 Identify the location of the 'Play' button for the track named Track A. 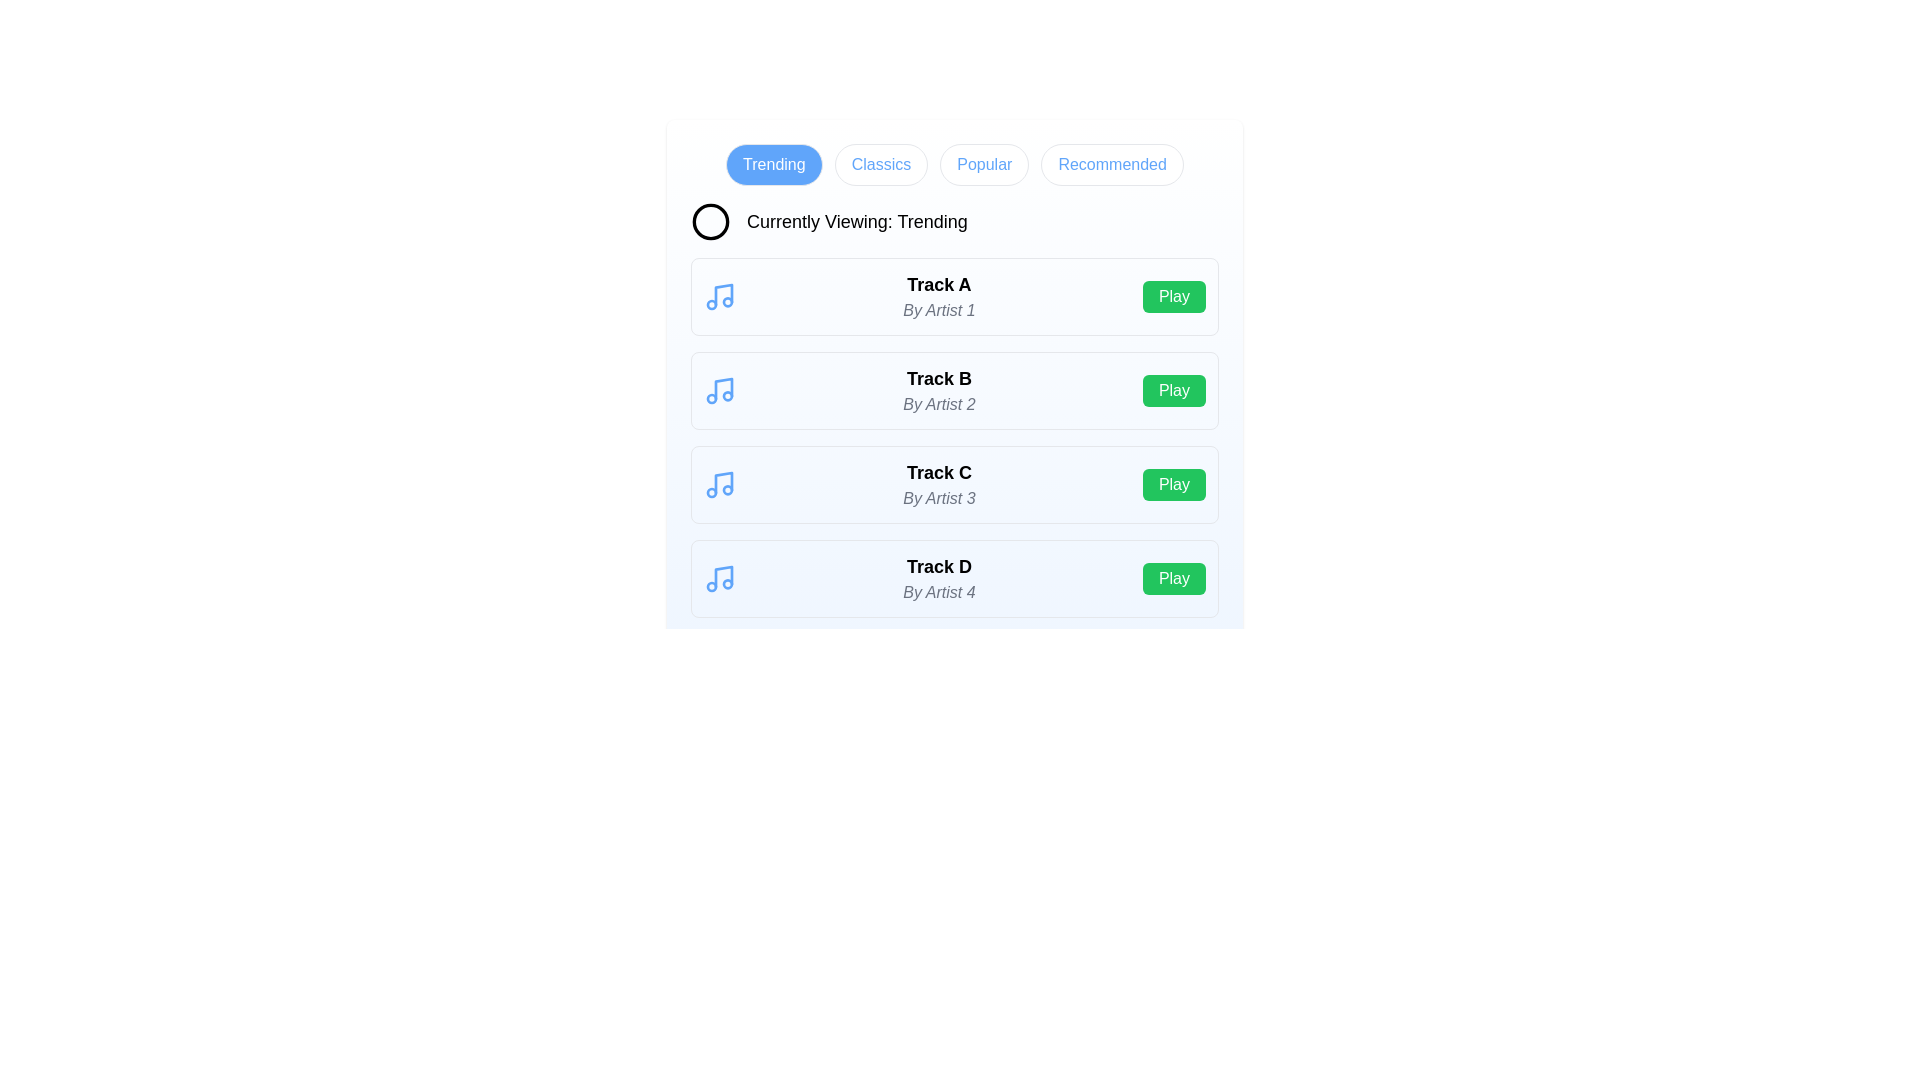
(1174, 297).